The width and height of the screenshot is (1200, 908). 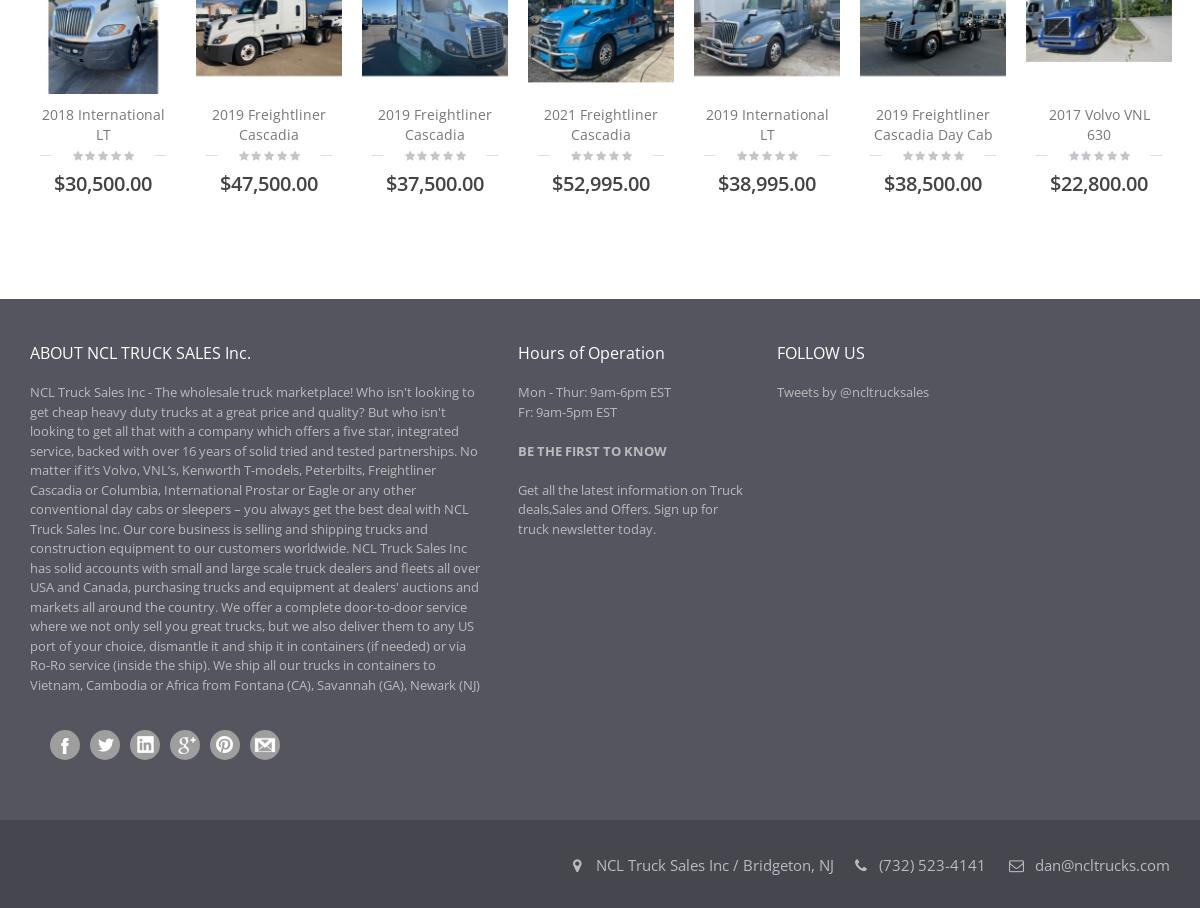 I want to click on '$30,500.00', so click(x=102, y=182).